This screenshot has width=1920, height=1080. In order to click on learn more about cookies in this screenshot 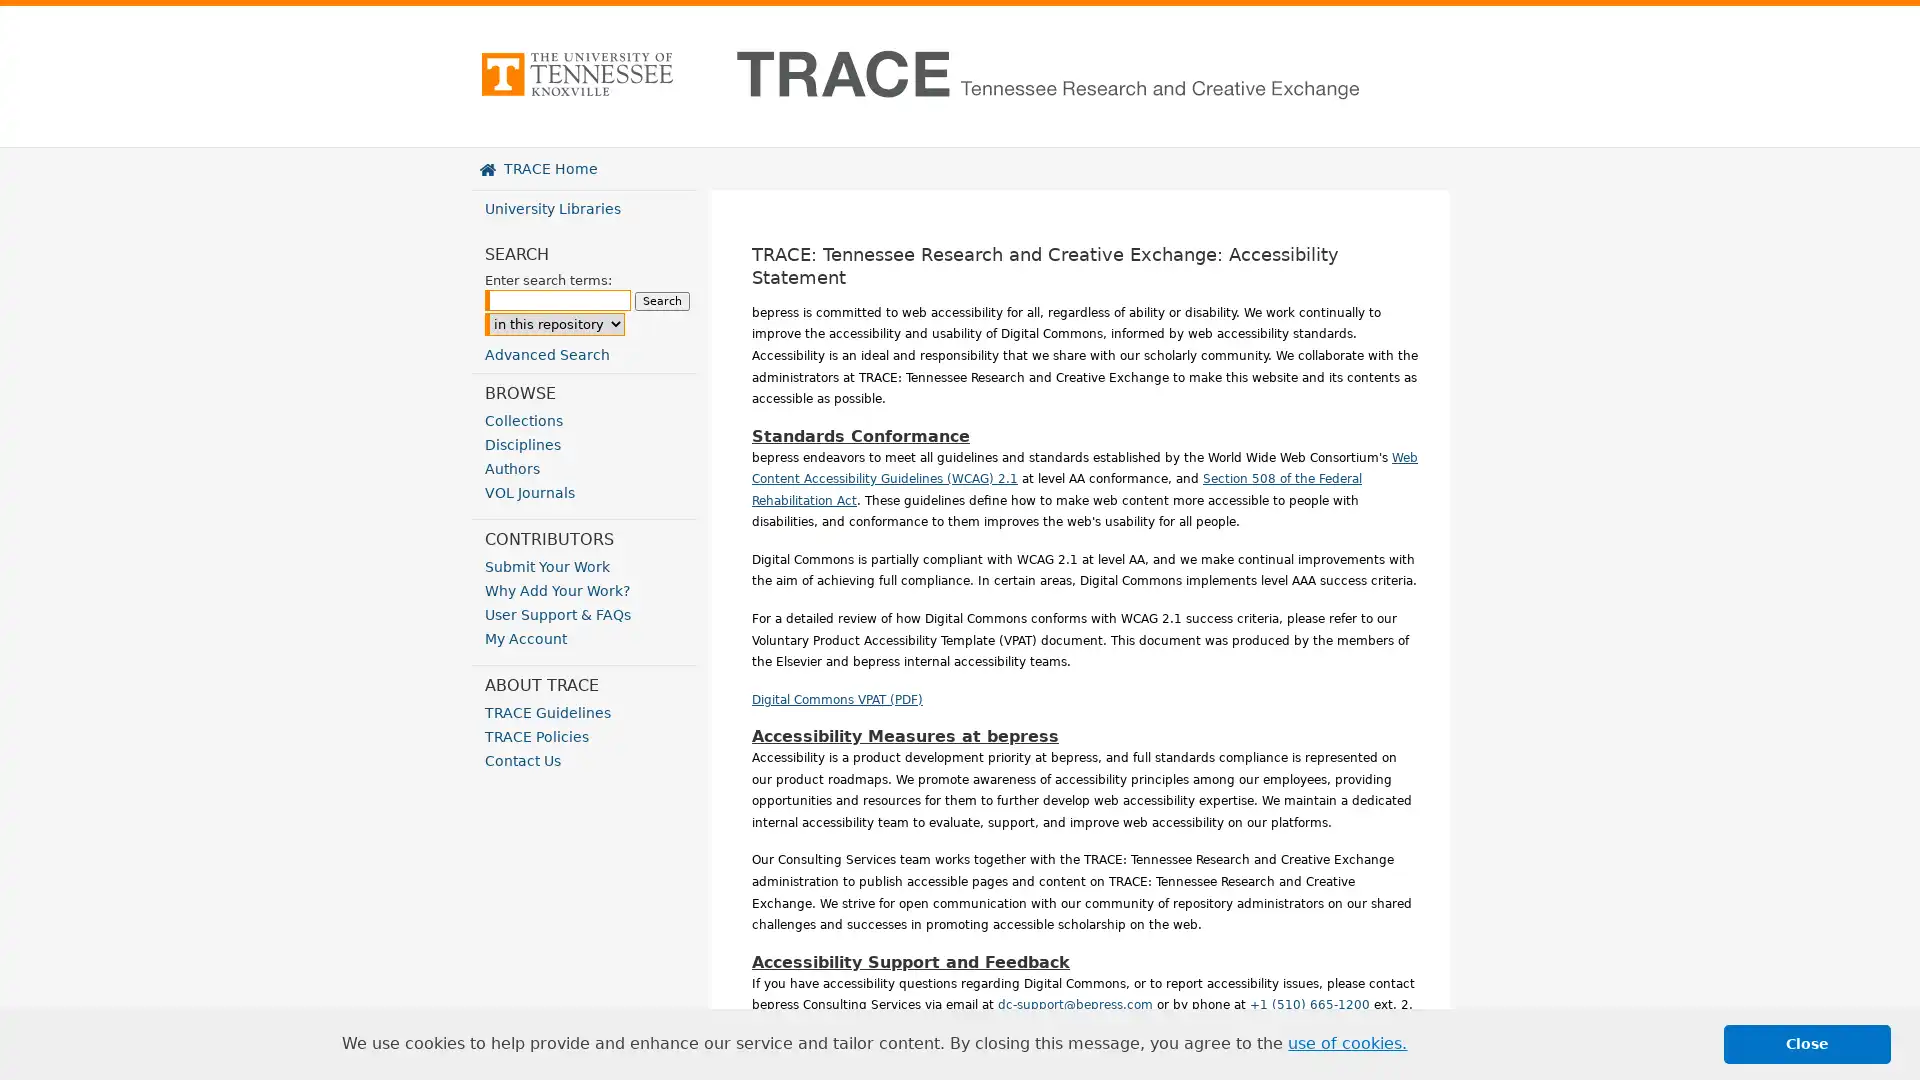, I will do `click(1347, 1043)`.